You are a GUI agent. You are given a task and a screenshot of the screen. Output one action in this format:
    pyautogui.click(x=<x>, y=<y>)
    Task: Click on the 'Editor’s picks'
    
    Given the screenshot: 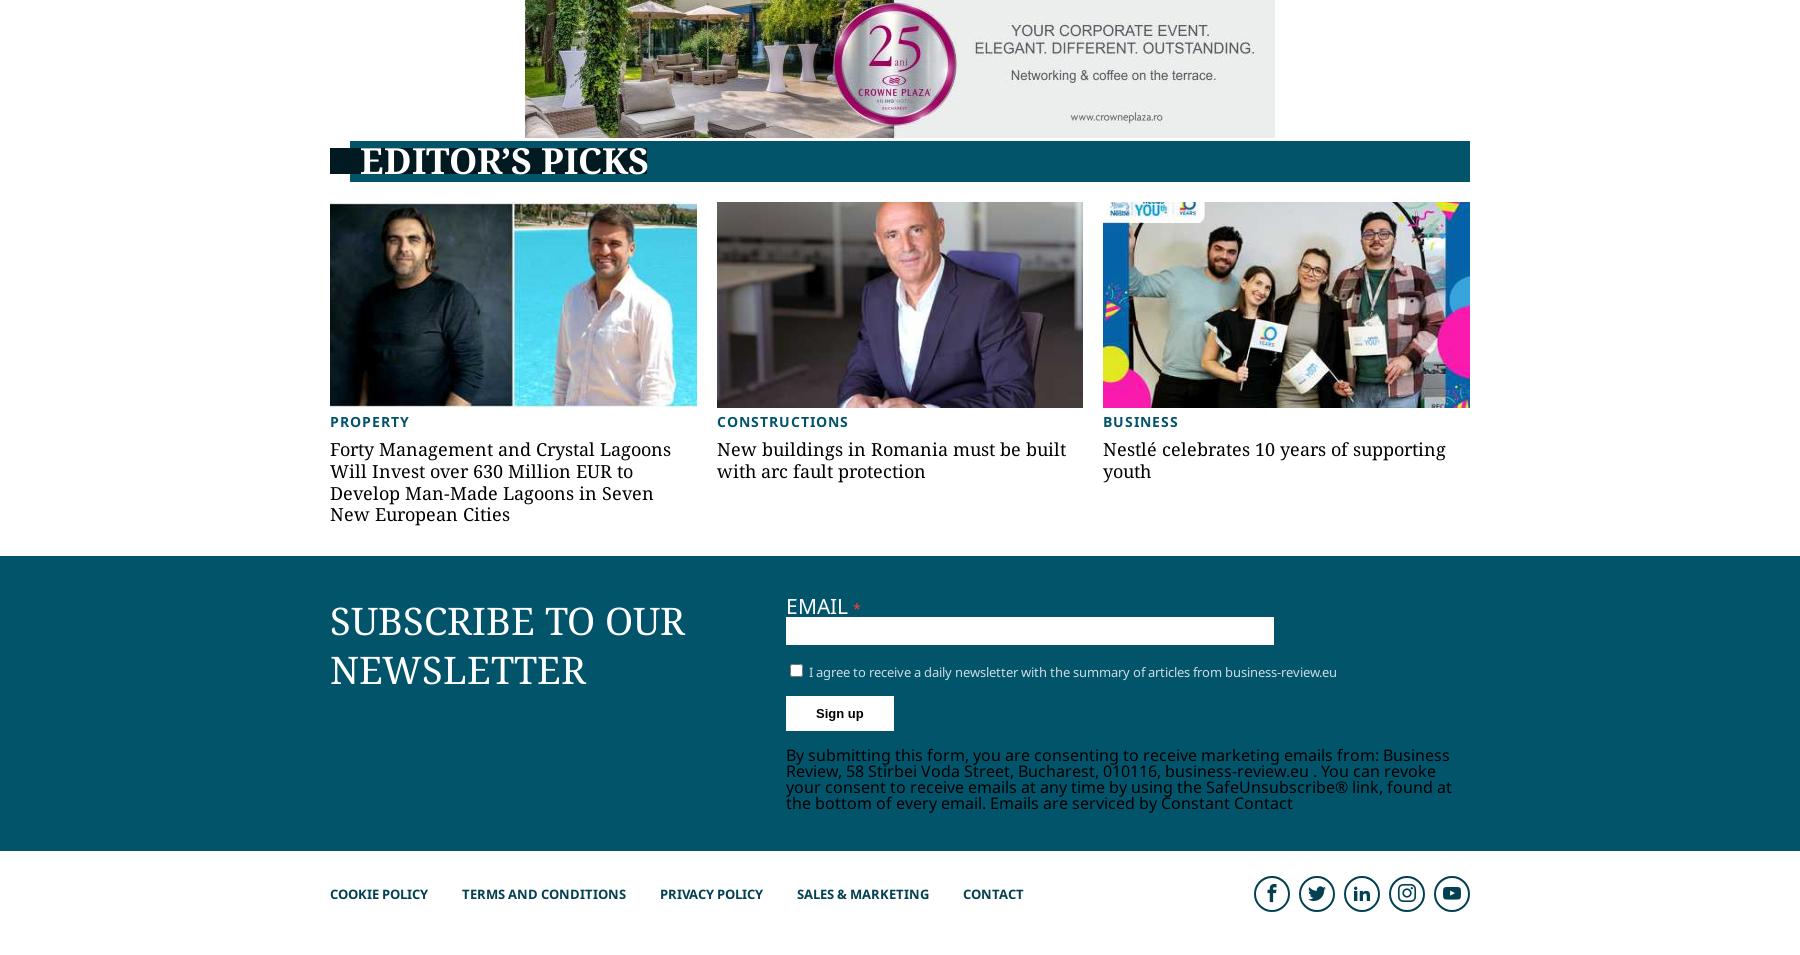 What is the action you would take?
    pyautogui.click(x=503, y=160)
    